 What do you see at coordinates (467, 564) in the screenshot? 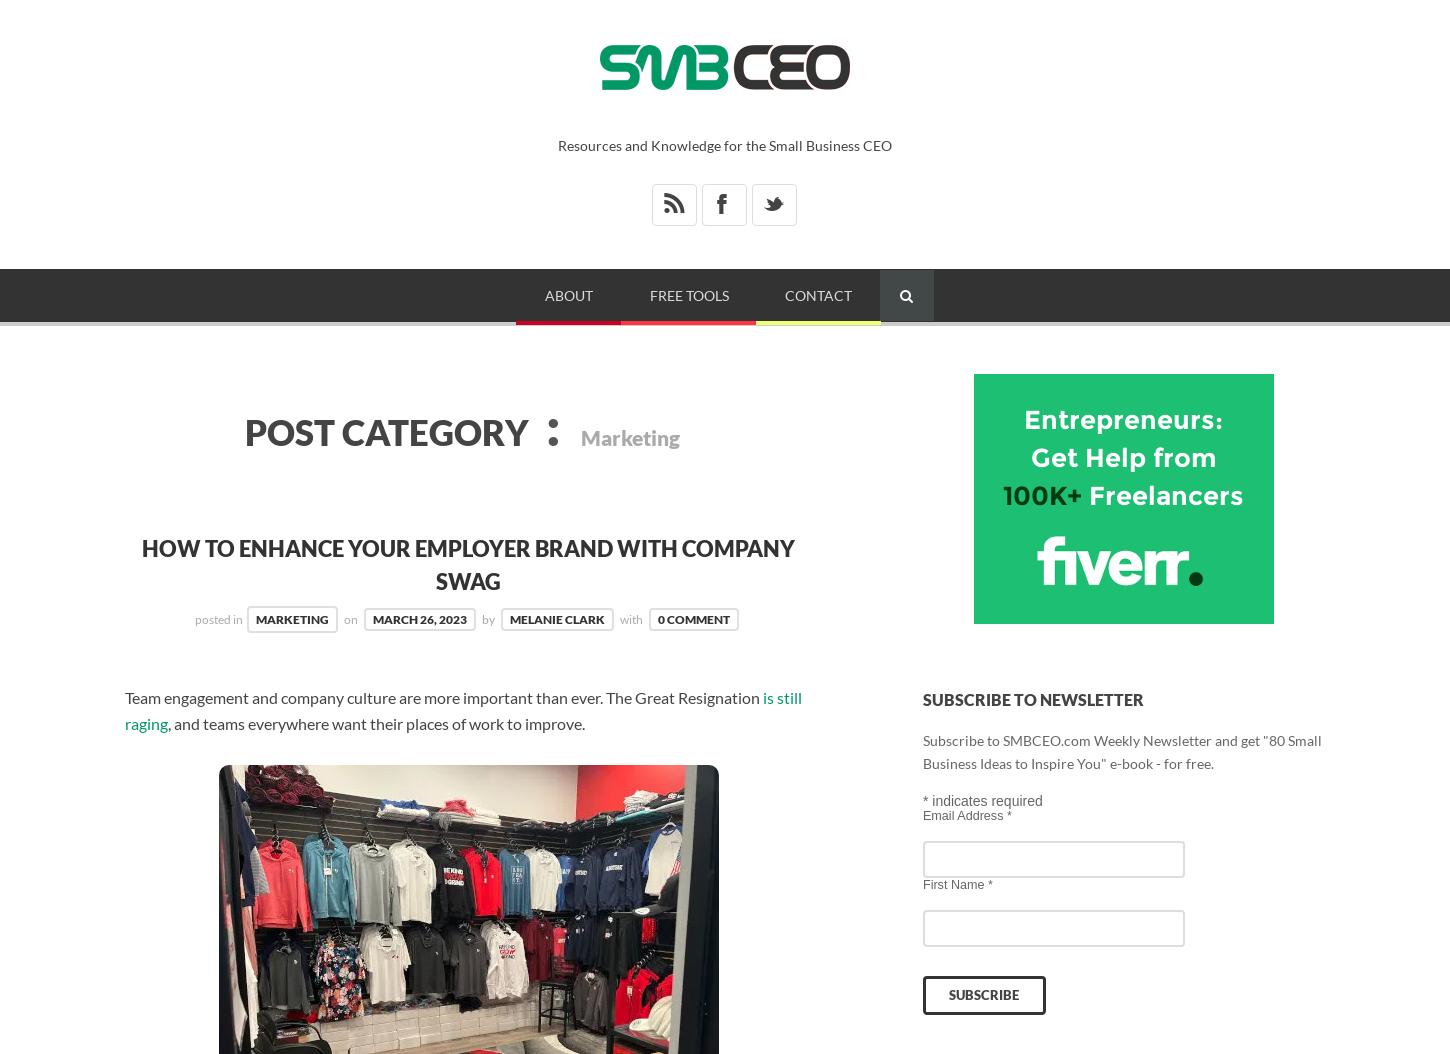
I see `'How to Enhance Your Employer Brand With Company Swag'` at bounding box center [467, 564].